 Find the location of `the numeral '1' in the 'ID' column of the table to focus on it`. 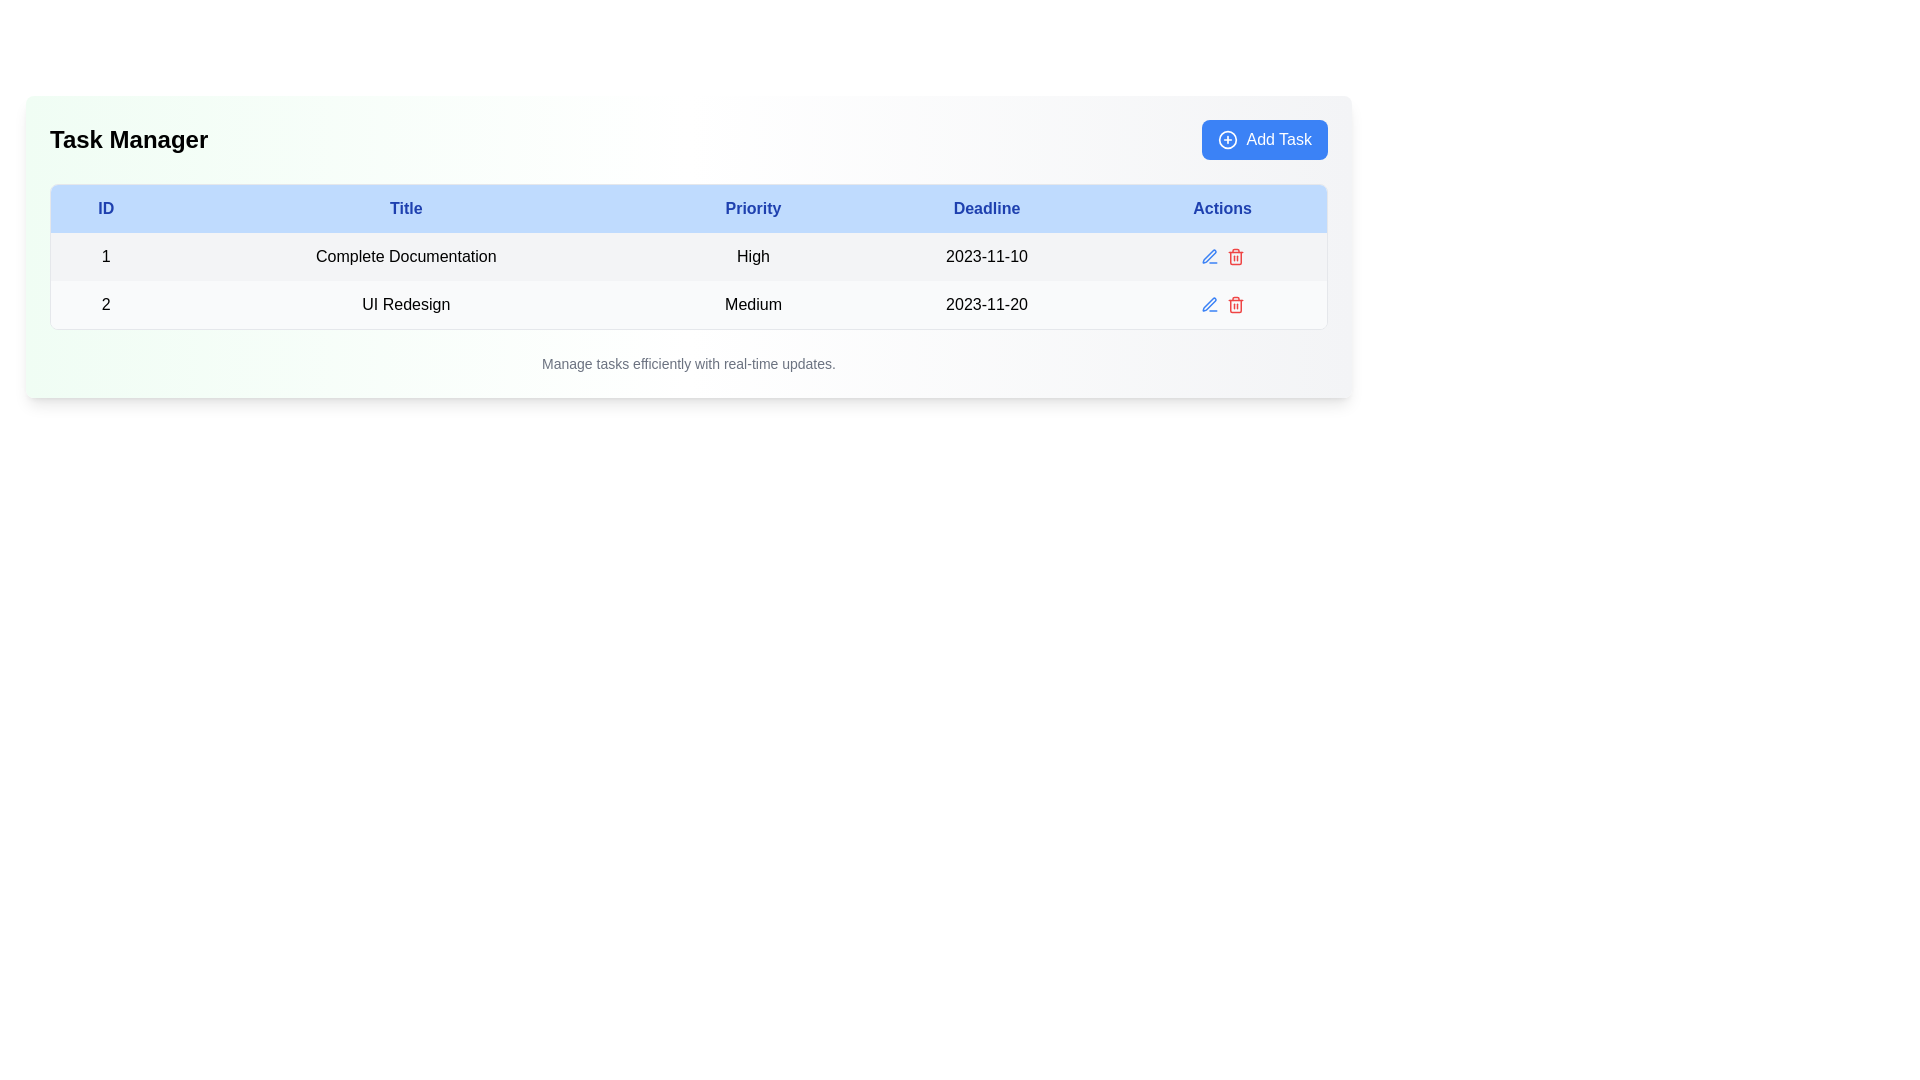

the numeral '1' in the 'ID' column of the table to focus on it is located at coordinates (105, 256).